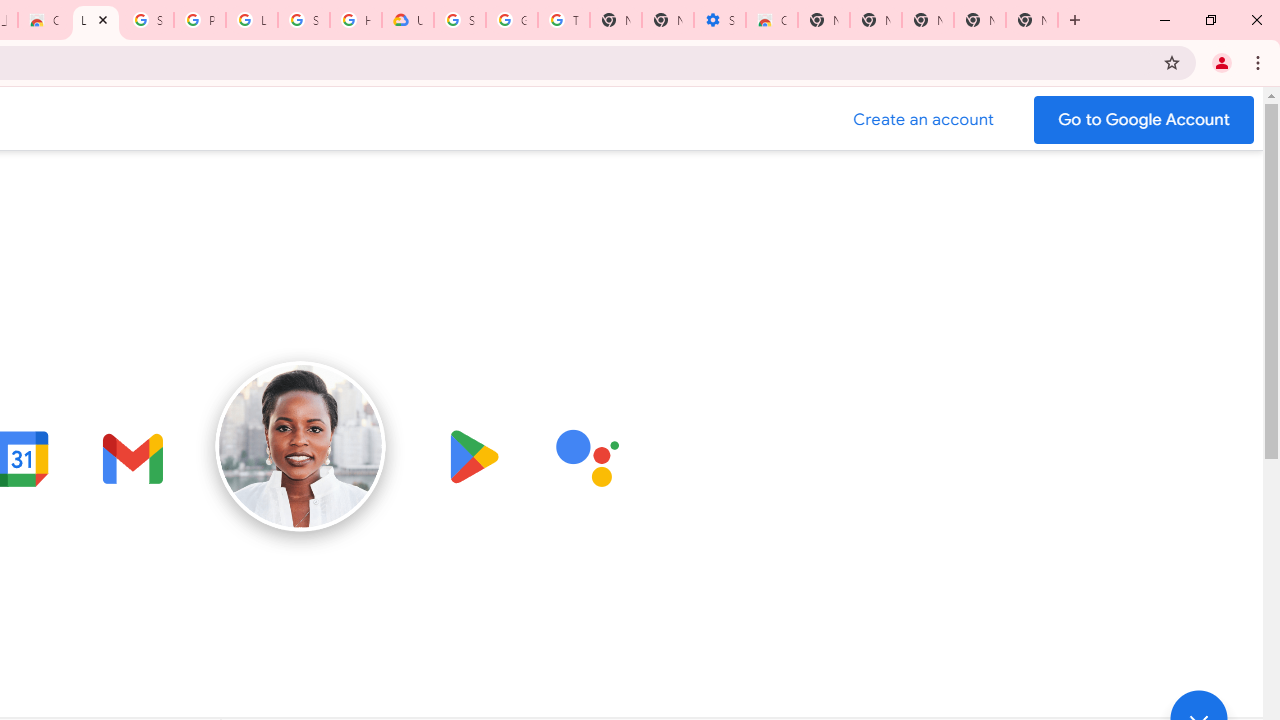 The width and height of the screenshot is (1280, 720). I want to click on 'Chrome', so click(1259, 61).